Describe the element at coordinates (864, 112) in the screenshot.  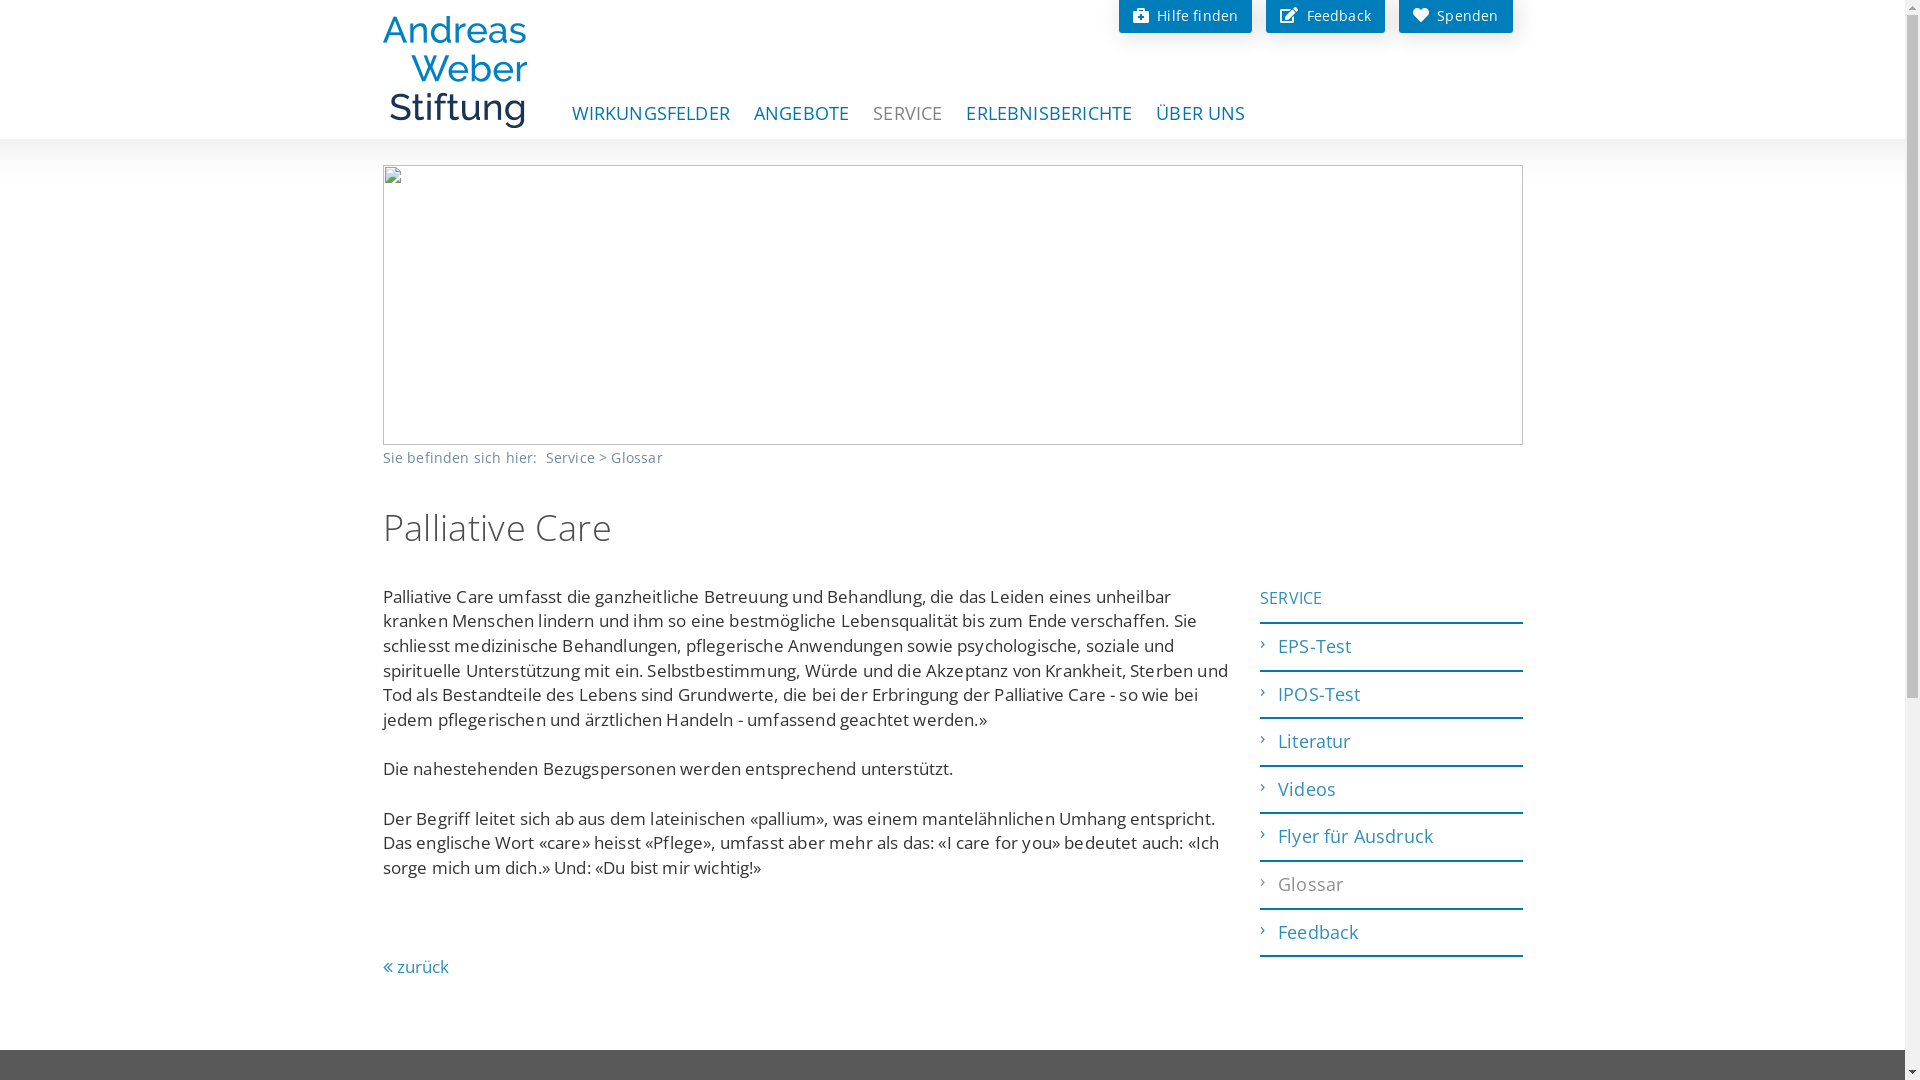
I see `'SERVICE'` at that location.